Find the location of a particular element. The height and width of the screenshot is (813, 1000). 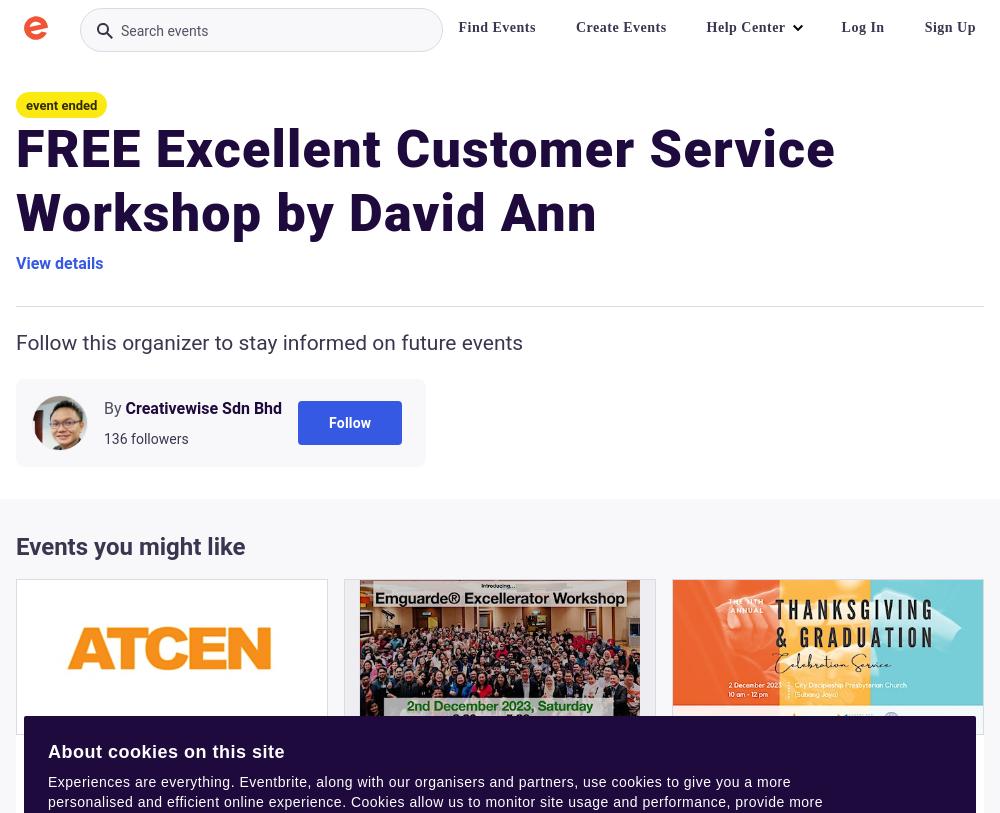

'Sign Up' is located at coordinates (949, 26).